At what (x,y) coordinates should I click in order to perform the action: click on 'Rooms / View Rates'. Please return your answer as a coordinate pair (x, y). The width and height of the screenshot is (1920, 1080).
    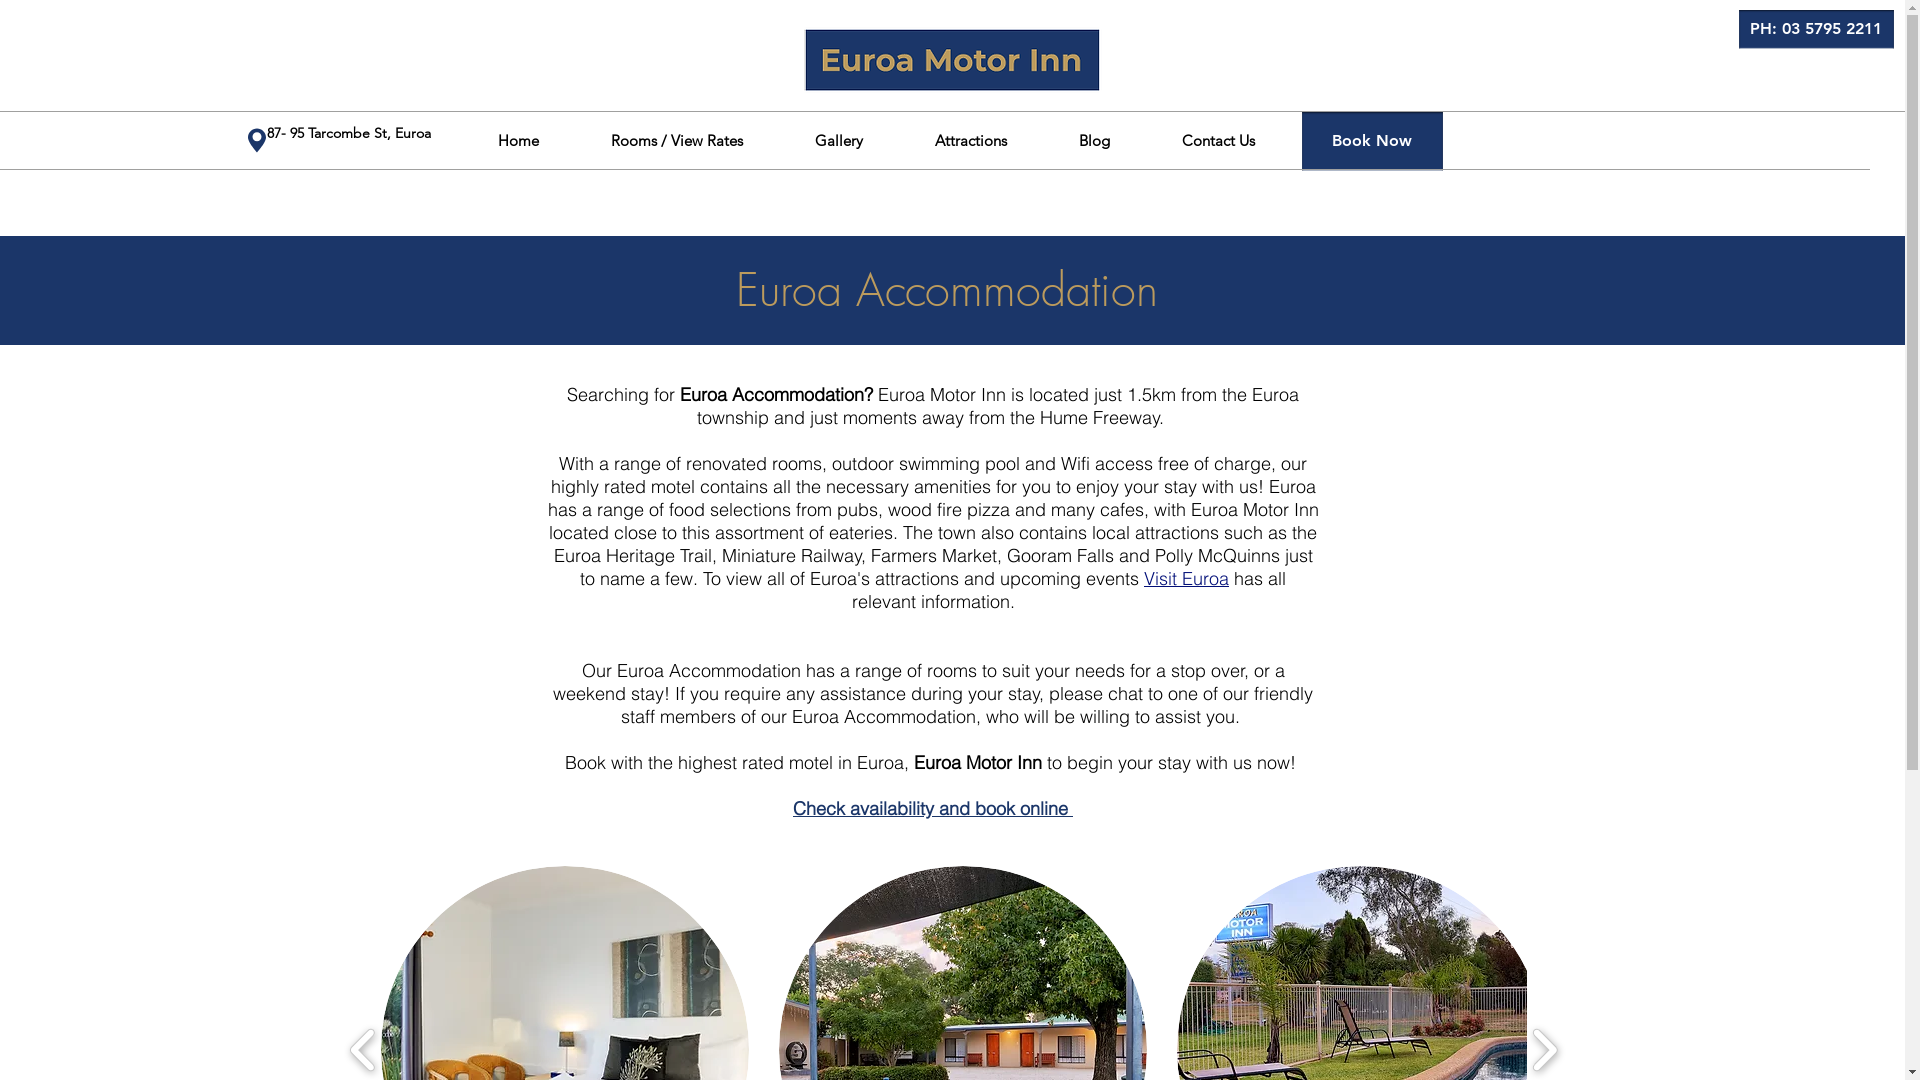
    Looking at the image, I should click on (676, 139).